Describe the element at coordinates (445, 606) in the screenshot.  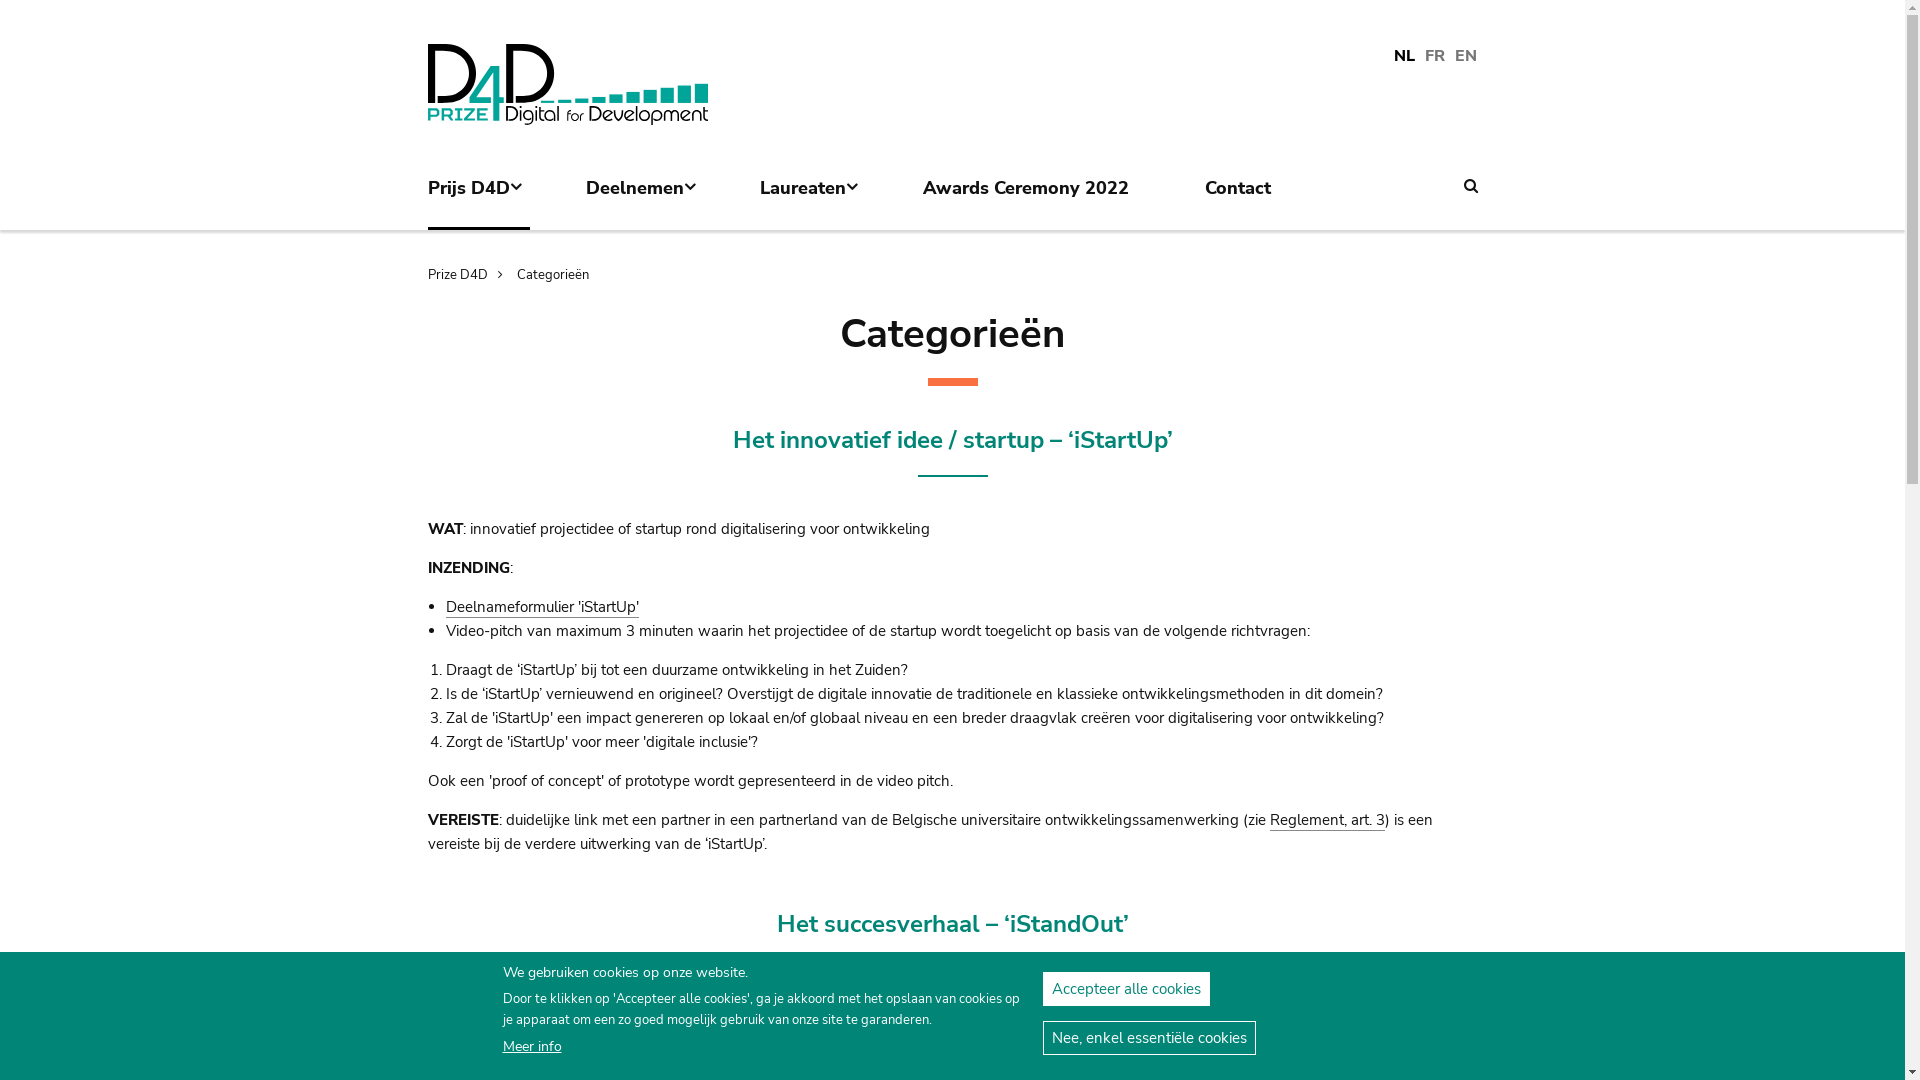
I see `'Deelnameformulier 'iStartUp''` at that location.